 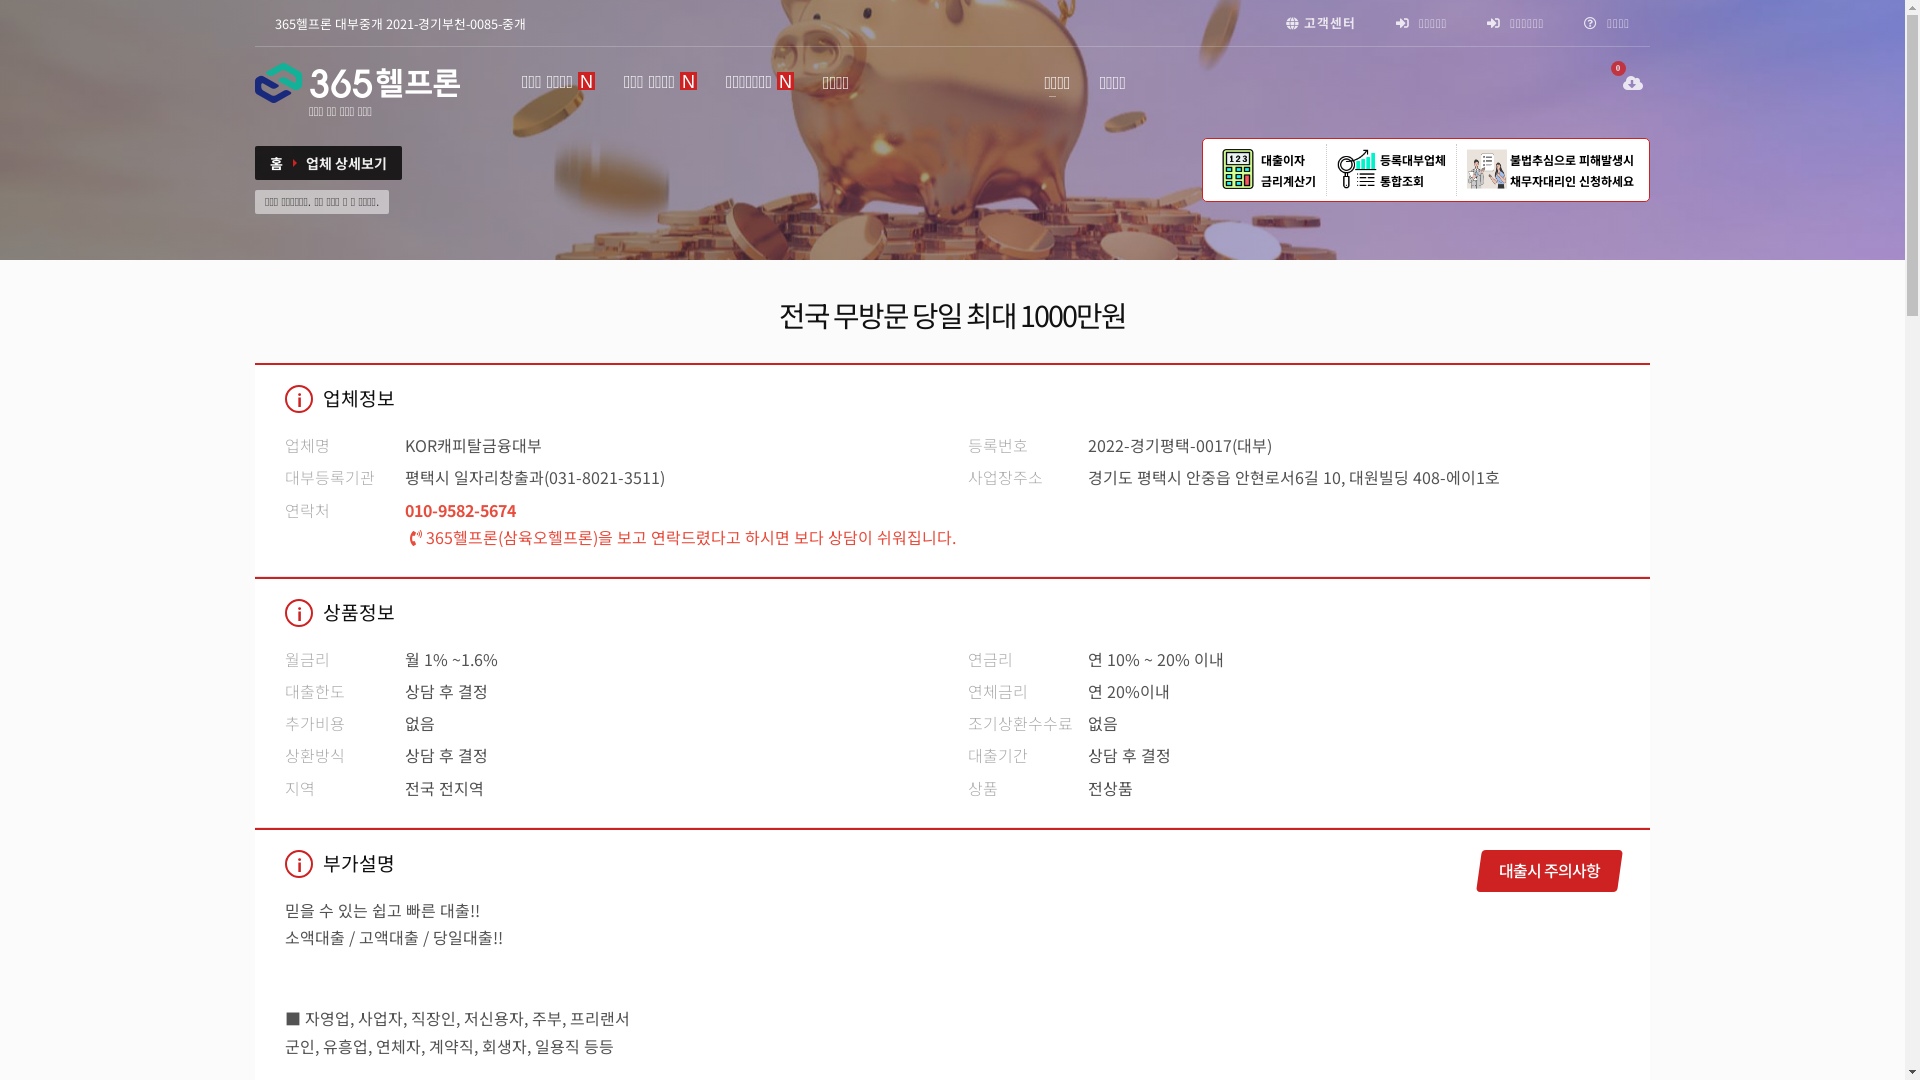 I want to click on '010-9582-5674', so click(x=464, y=508).